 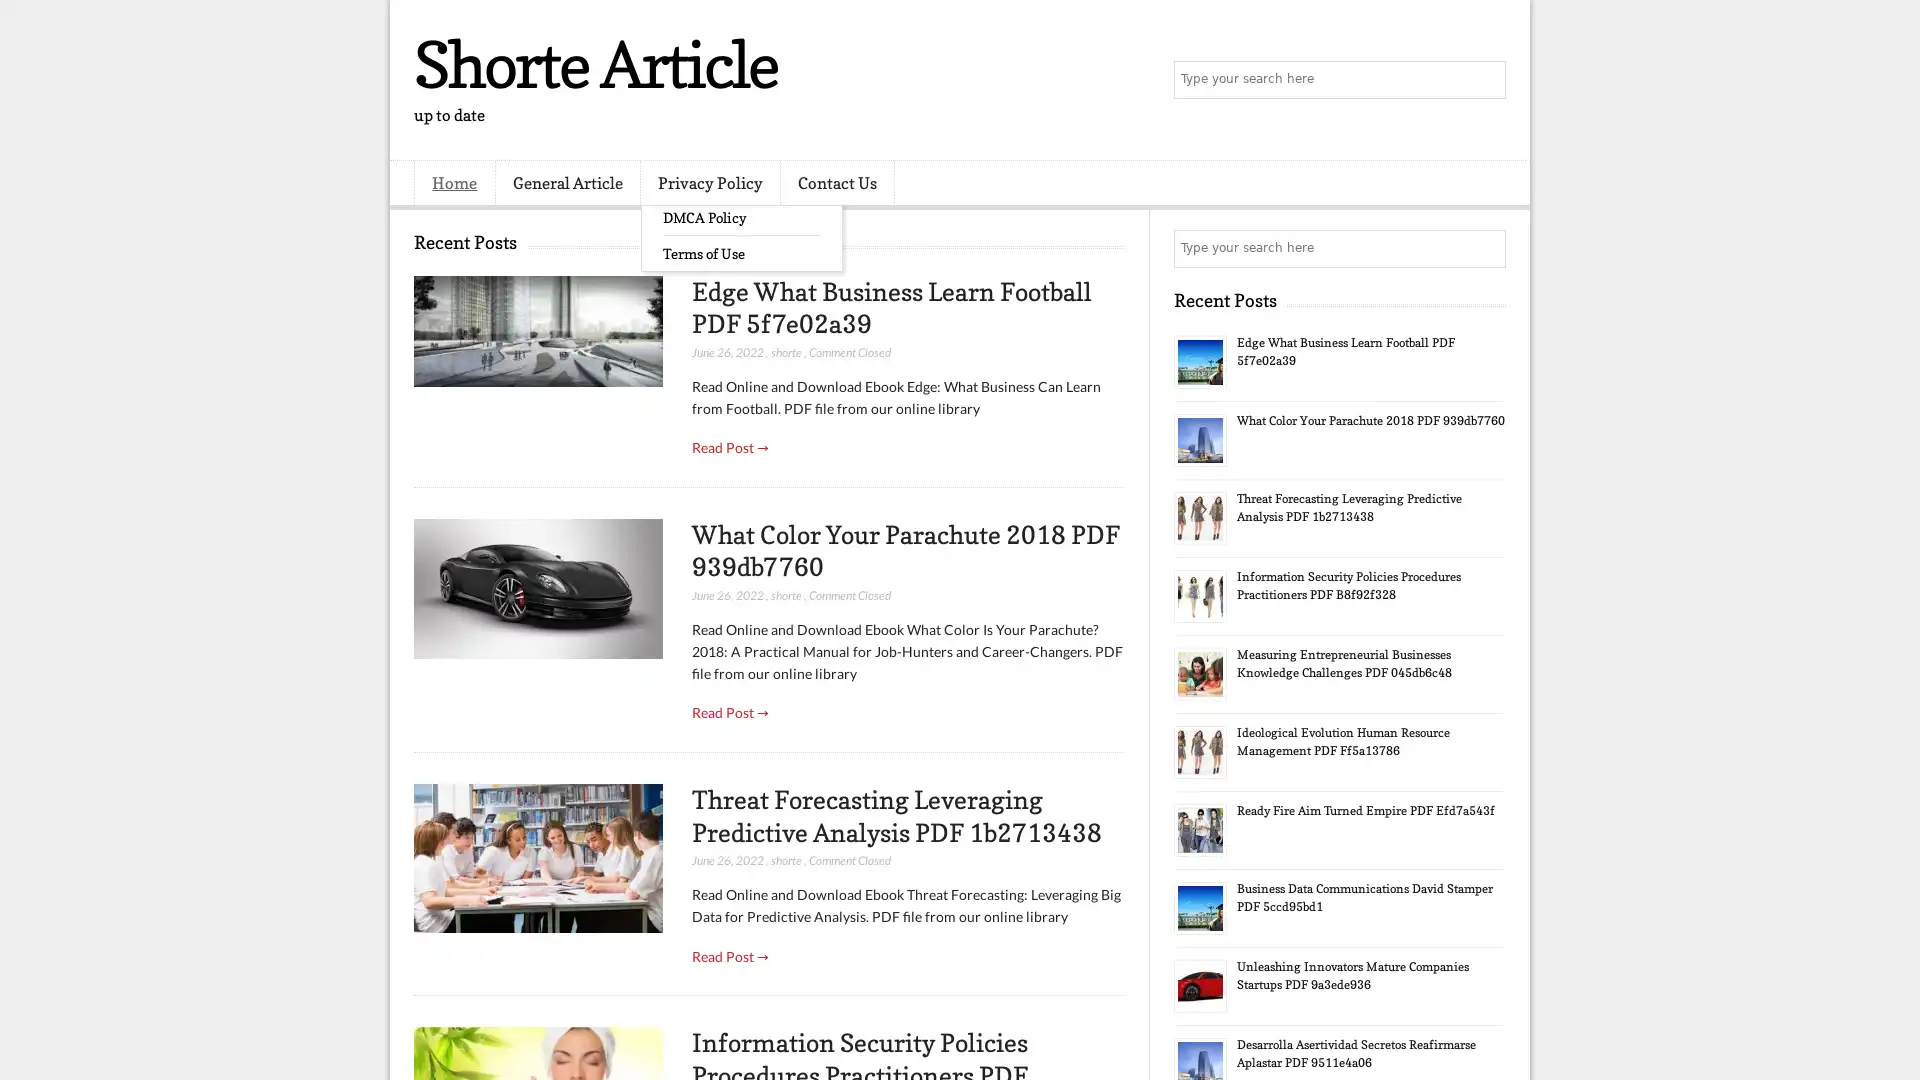 What do you see at coordinates (1485, 248) in the screenshot?
I see `Search` at bounding box center [1485, 248].